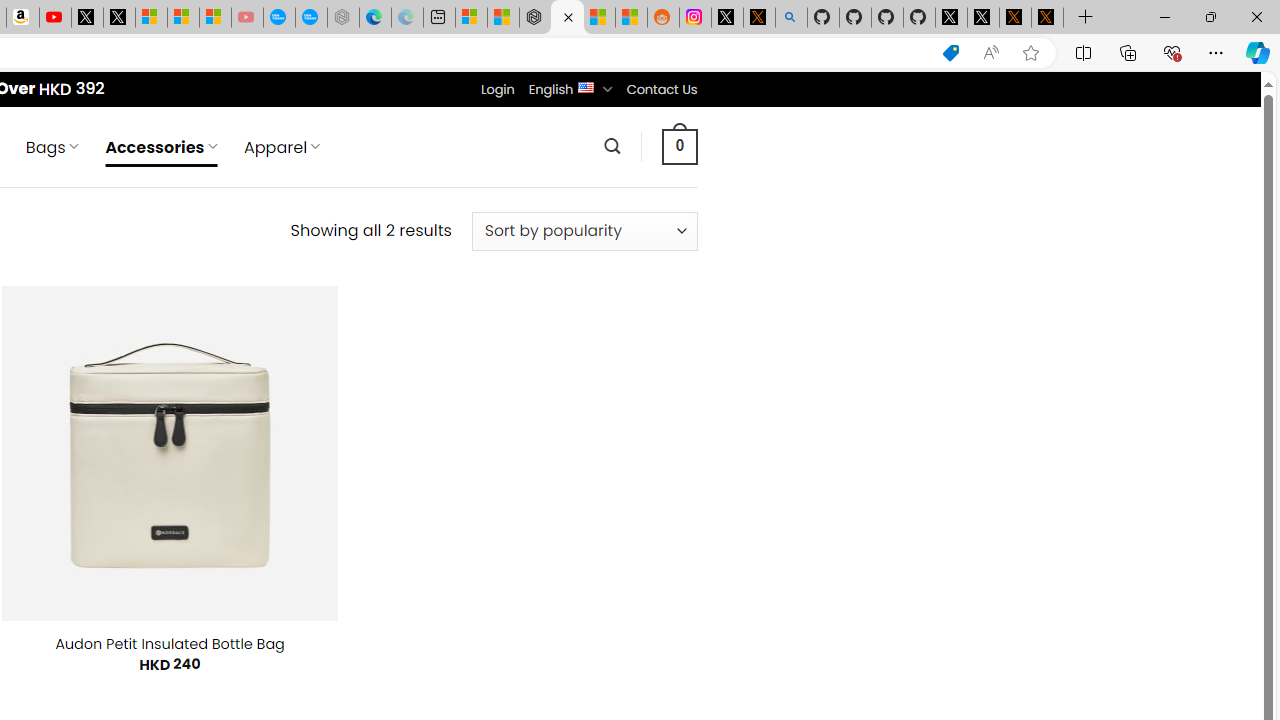 Image resolution: width=1280 pixels, height=720 pixels. I want to click on 'Gloom - YouTube - Sleeping', so click(246, 17).